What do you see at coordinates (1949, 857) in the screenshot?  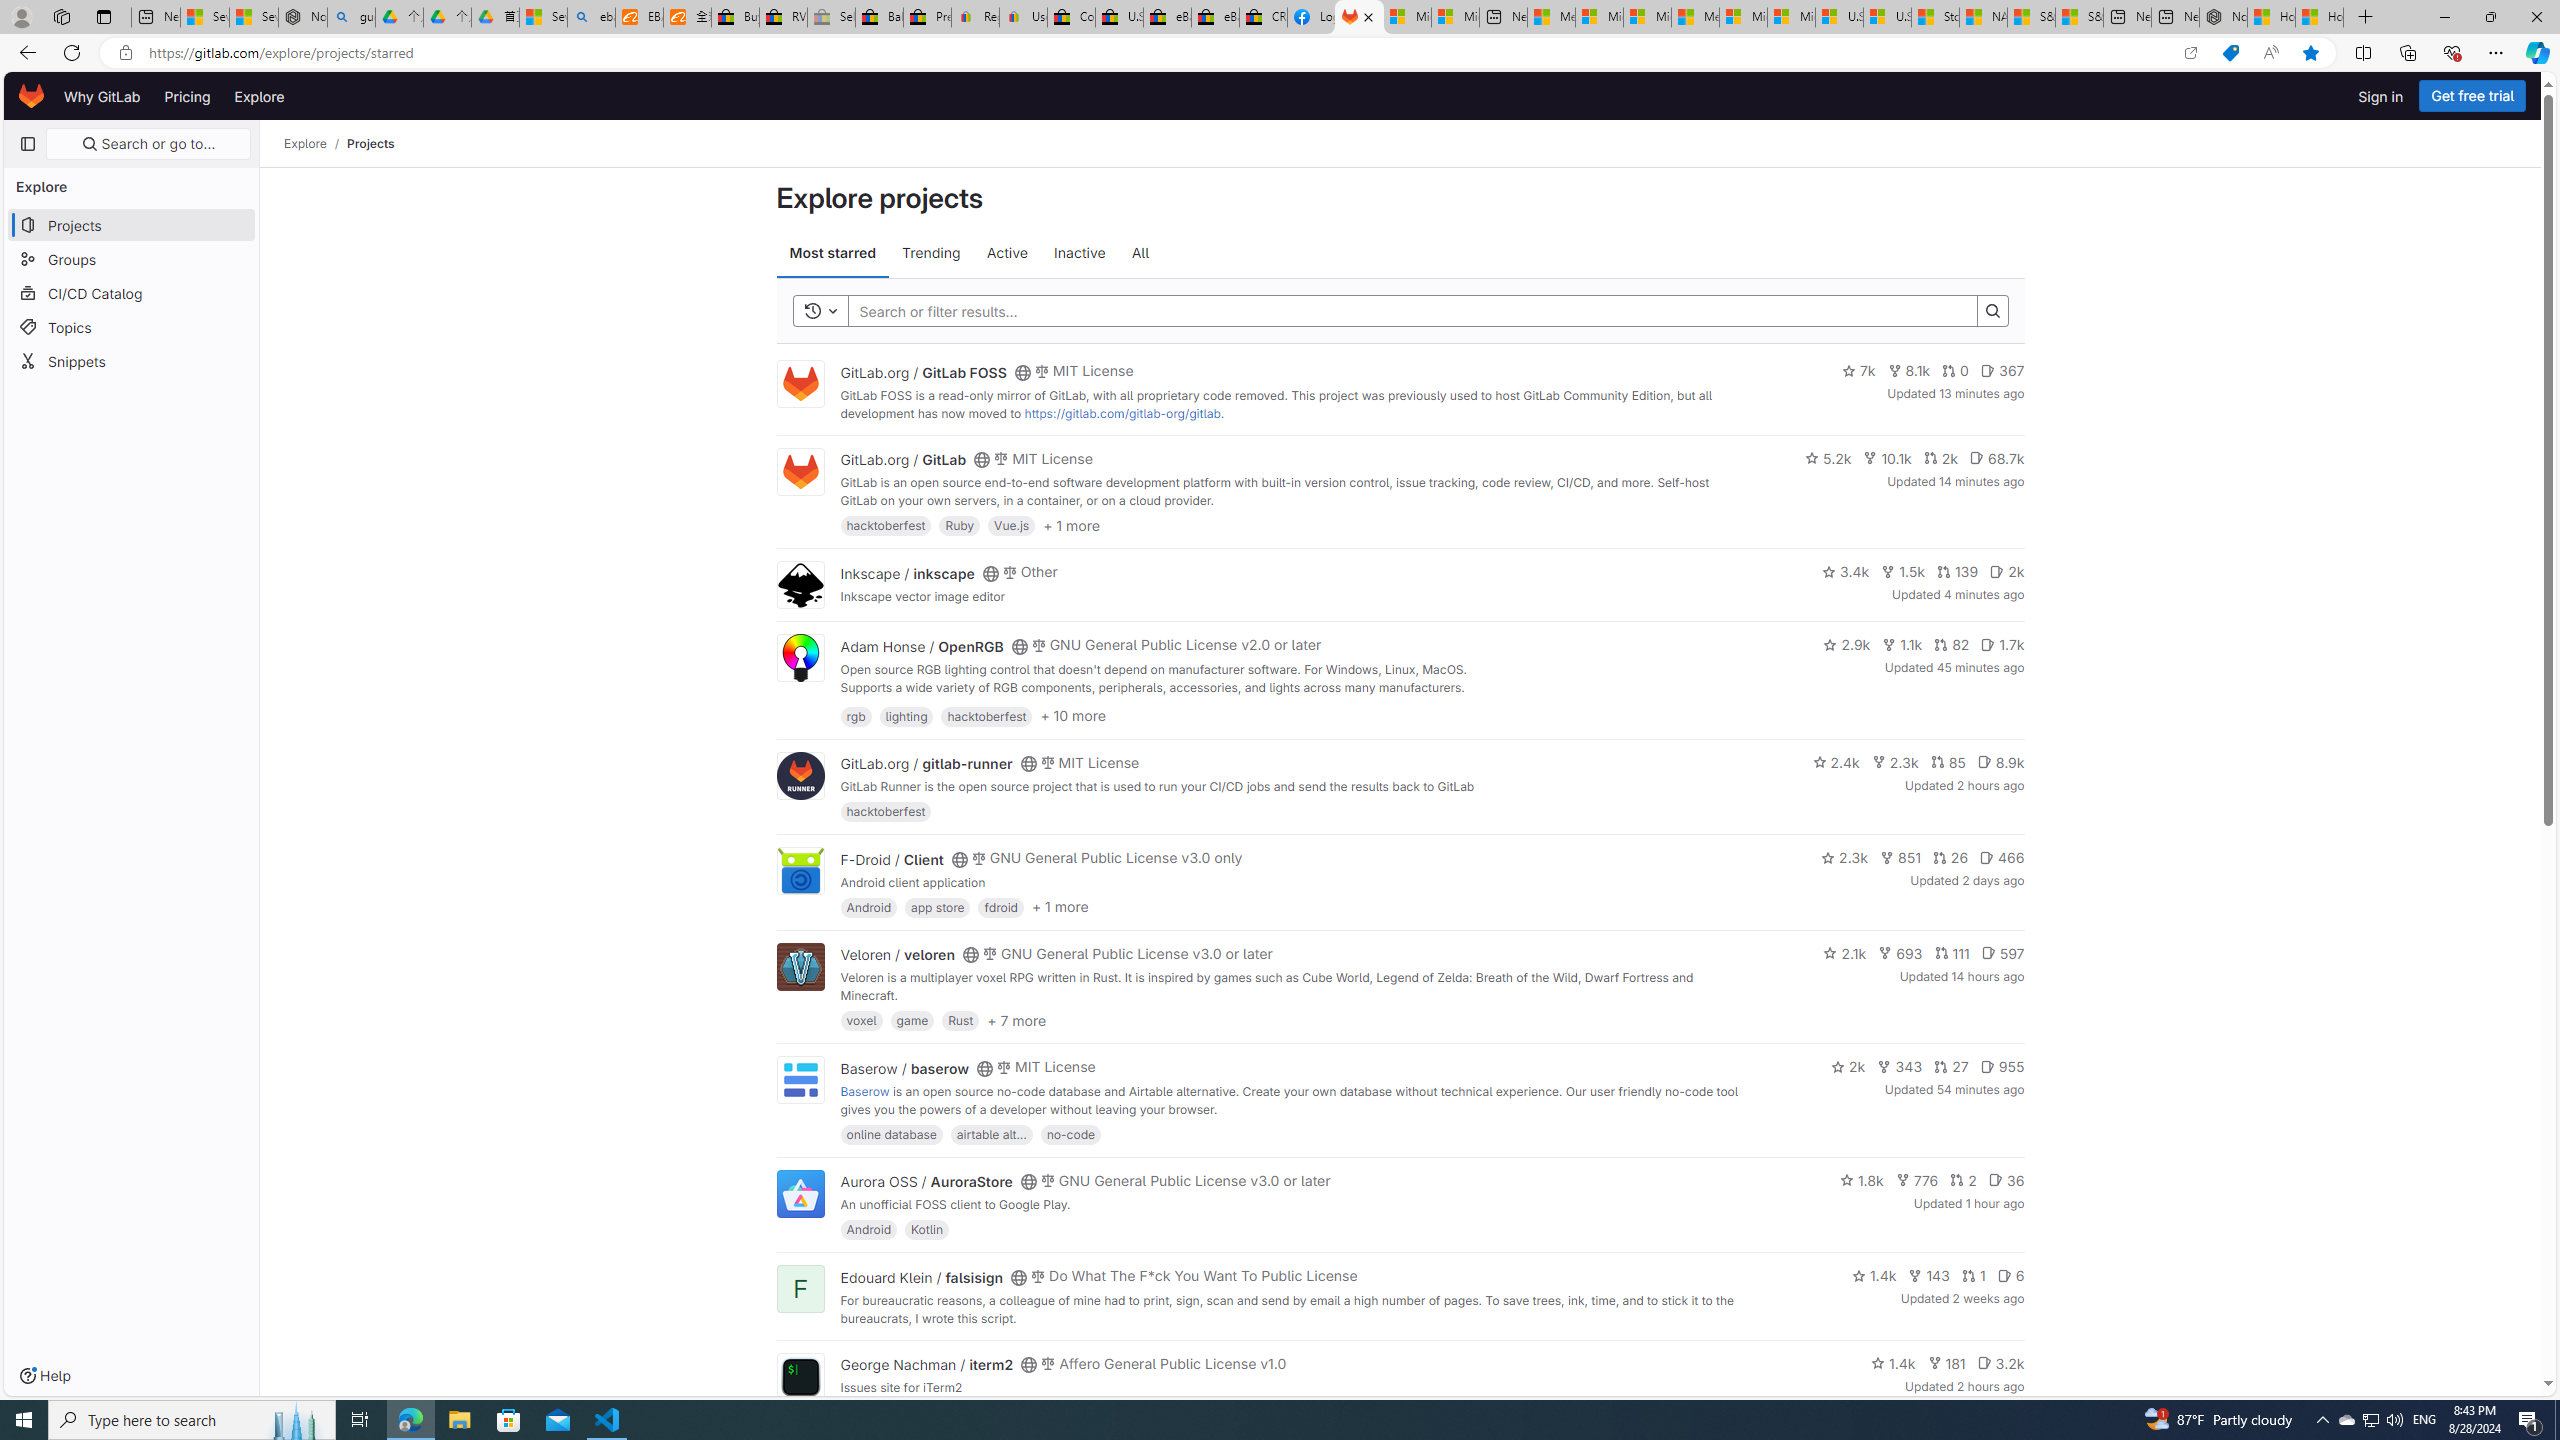 I see `'26'` at bounding box center [1949, 857].